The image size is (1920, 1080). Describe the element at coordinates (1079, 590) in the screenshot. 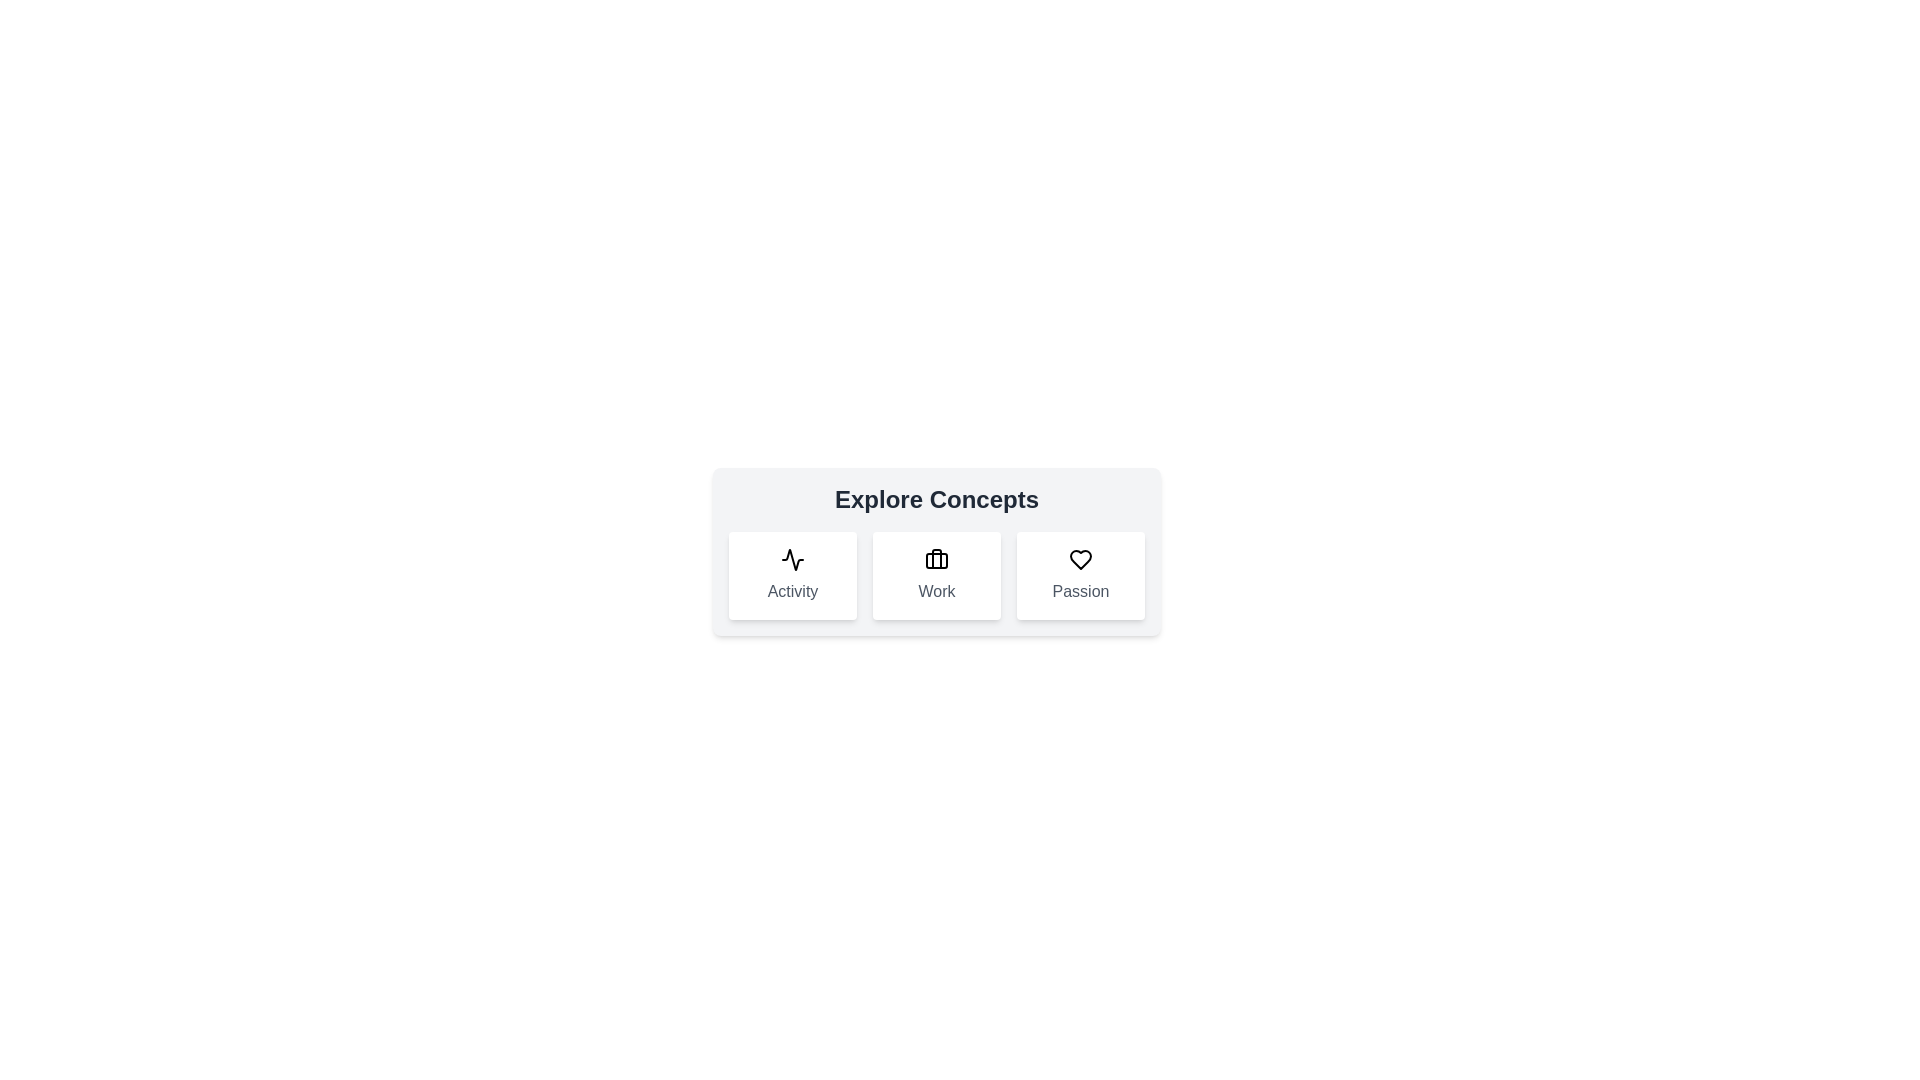

I see `the static text label located in the bottom-right card under the title 'Explore Concepts', which is positioned directly below a heart icon` at that location.